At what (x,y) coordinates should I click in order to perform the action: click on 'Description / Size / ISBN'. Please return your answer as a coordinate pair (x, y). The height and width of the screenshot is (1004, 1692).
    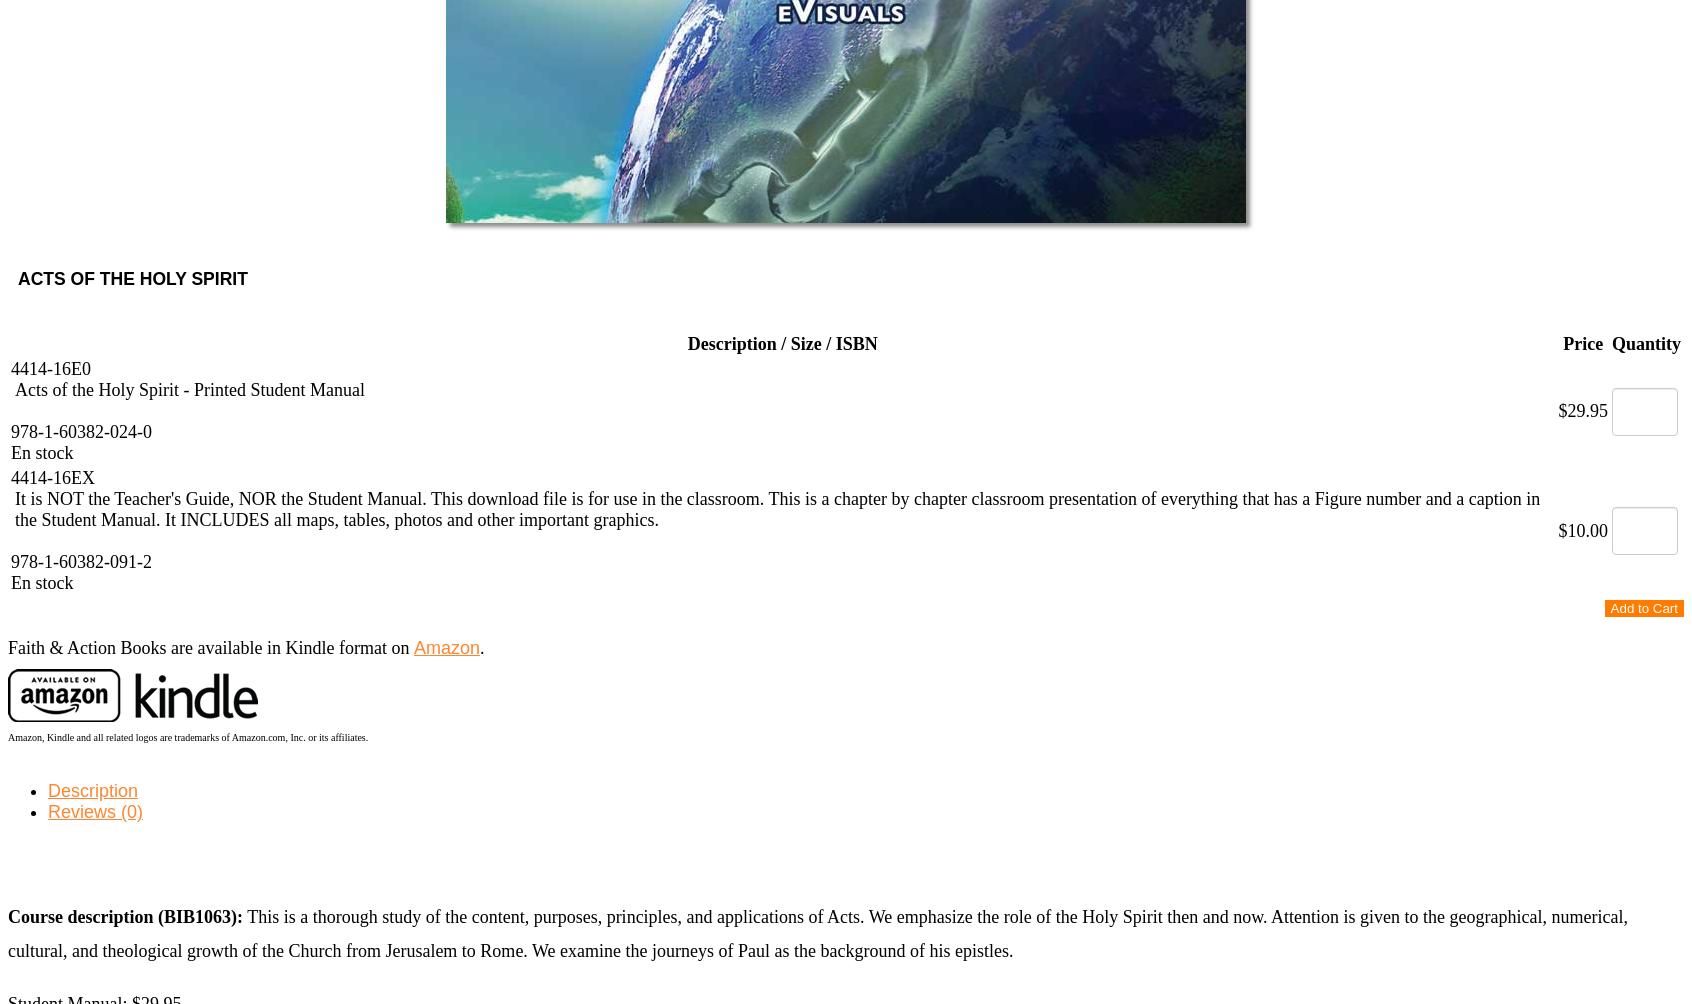
    Looking at the image, I should click on (782, 343).